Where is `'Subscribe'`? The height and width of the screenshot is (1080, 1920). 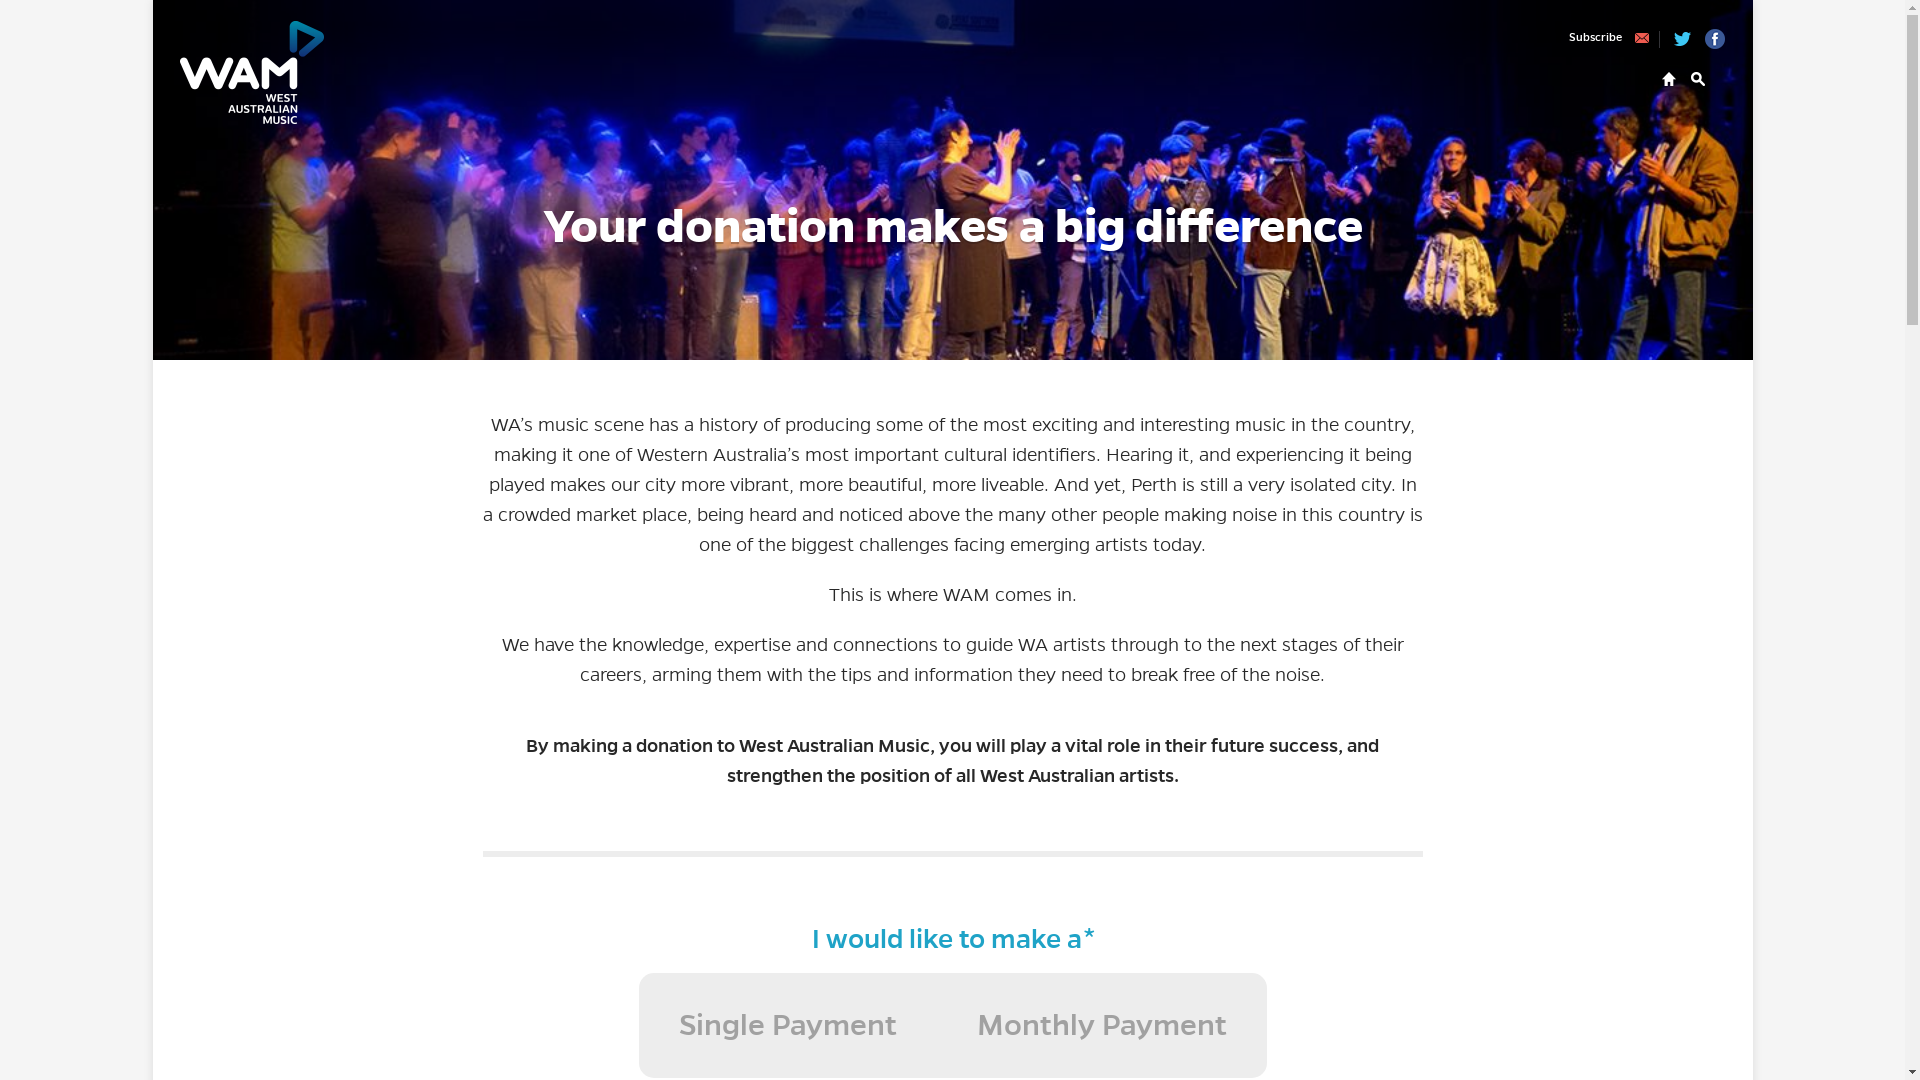 'Subscribe' is located at coordinates (1614, 39).